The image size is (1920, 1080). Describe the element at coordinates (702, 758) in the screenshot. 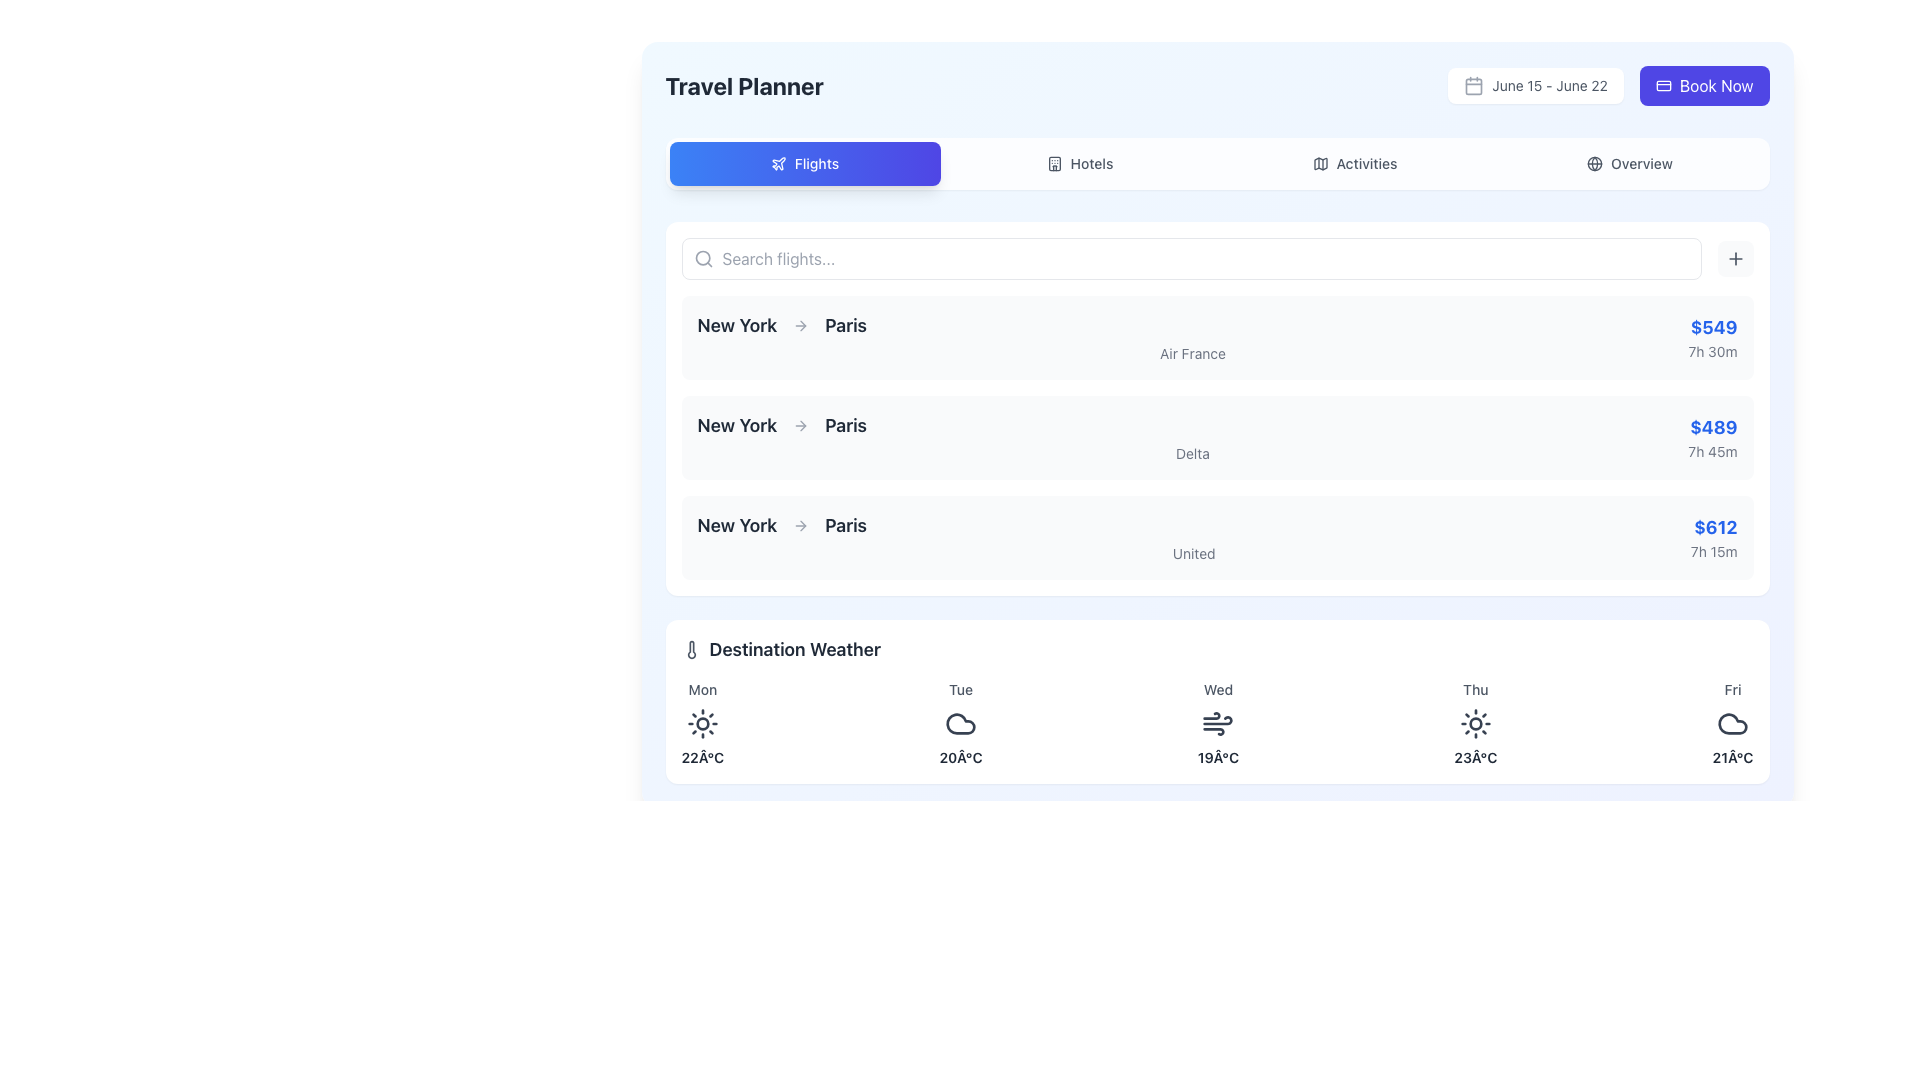

I see `the static text indicating the forecasted temperature for 'Mon.' in the 'Destination Weather' section, located below the sunny weather icon` at that location.